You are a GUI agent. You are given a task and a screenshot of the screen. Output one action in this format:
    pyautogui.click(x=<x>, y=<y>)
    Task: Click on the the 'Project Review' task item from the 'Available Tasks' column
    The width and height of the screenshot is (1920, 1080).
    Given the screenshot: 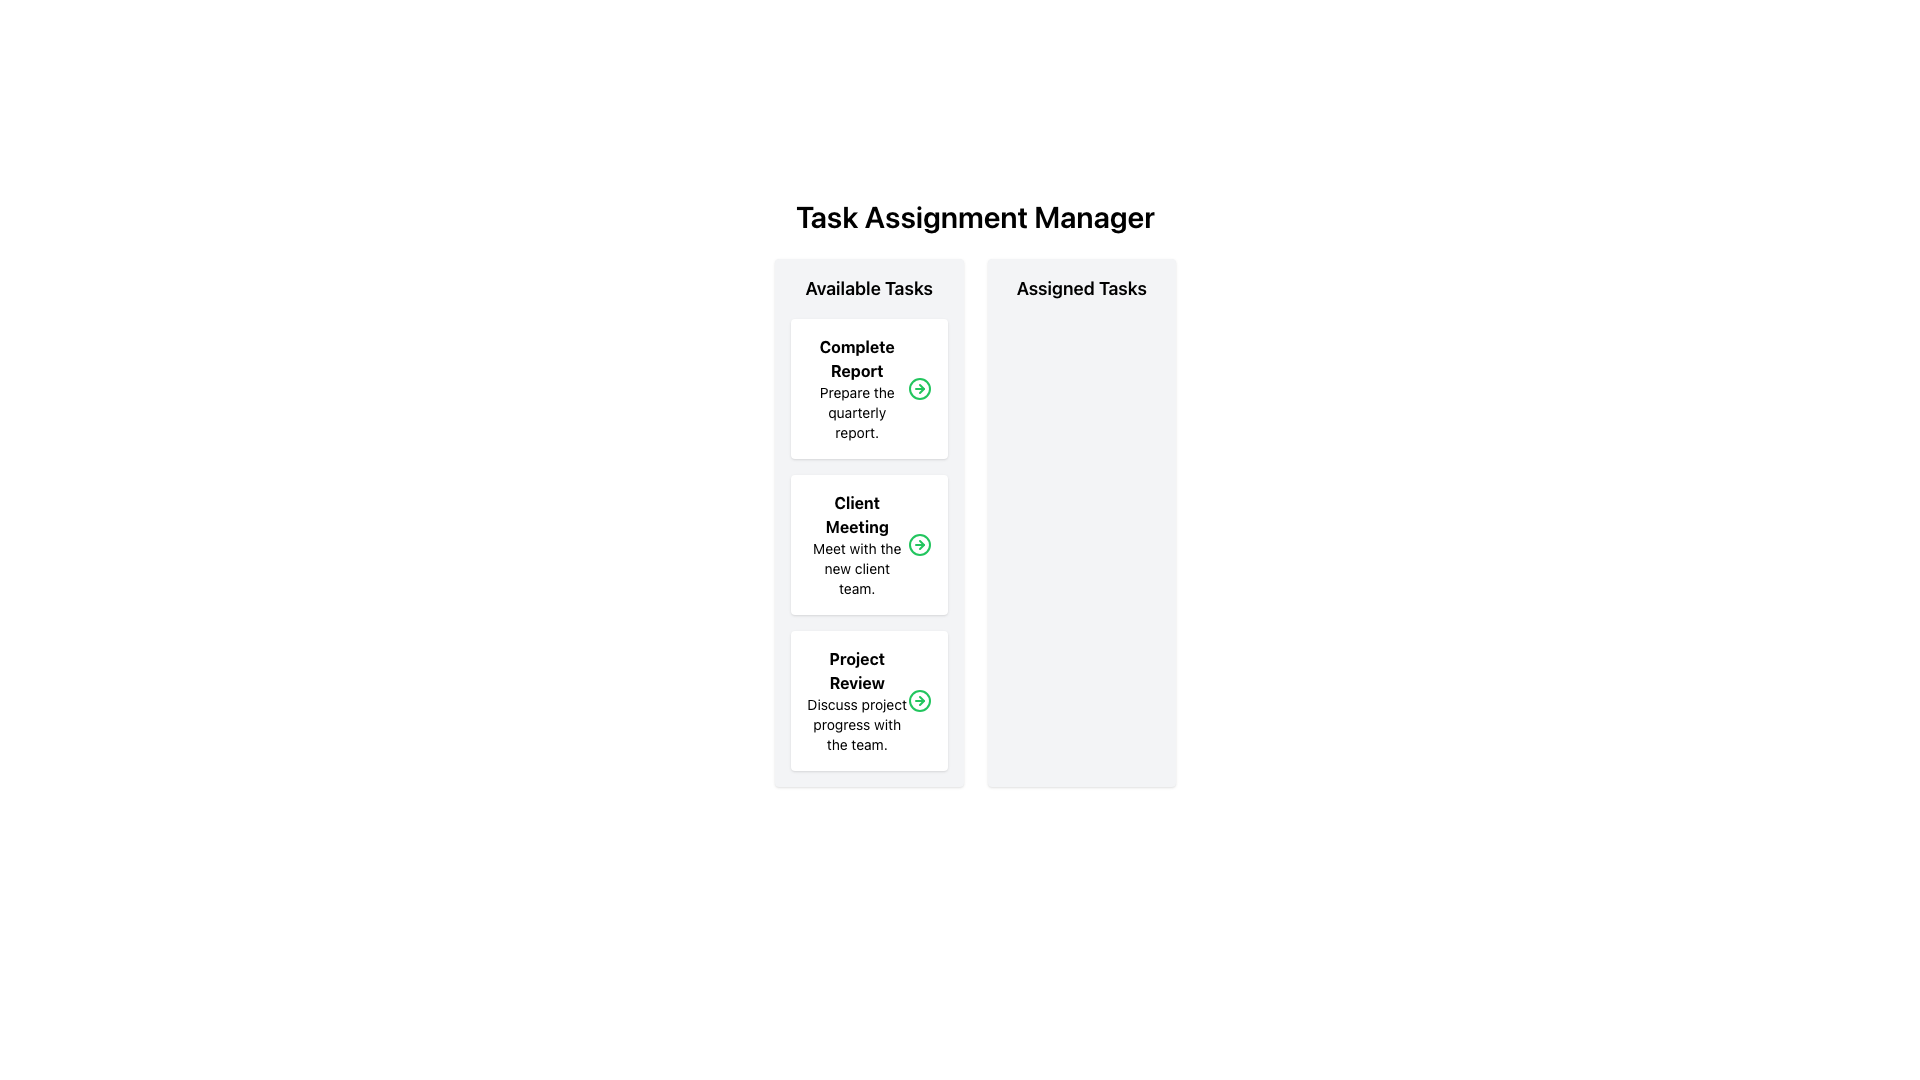 What is the action you would take?
    pyautogui.click(x=857, y=700)
    